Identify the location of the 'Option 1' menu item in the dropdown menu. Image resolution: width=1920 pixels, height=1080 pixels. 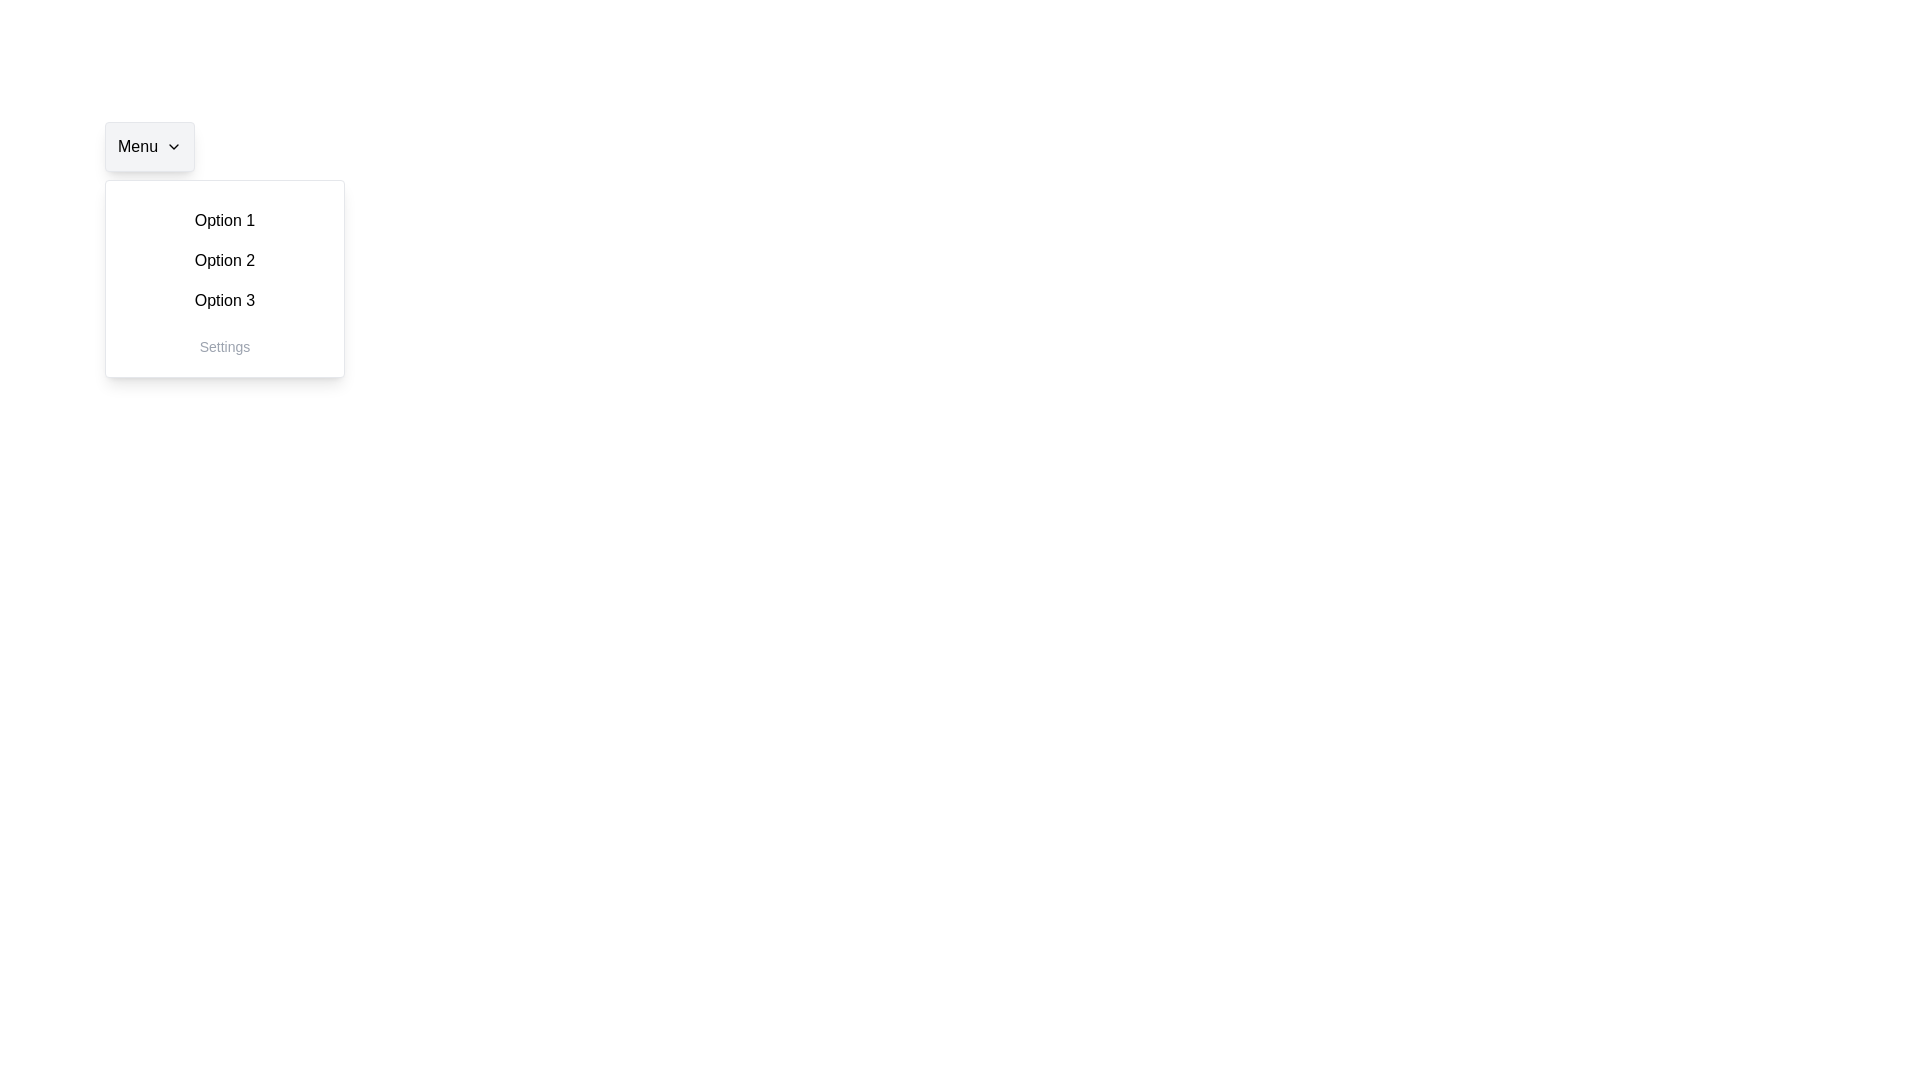
(225, 220).